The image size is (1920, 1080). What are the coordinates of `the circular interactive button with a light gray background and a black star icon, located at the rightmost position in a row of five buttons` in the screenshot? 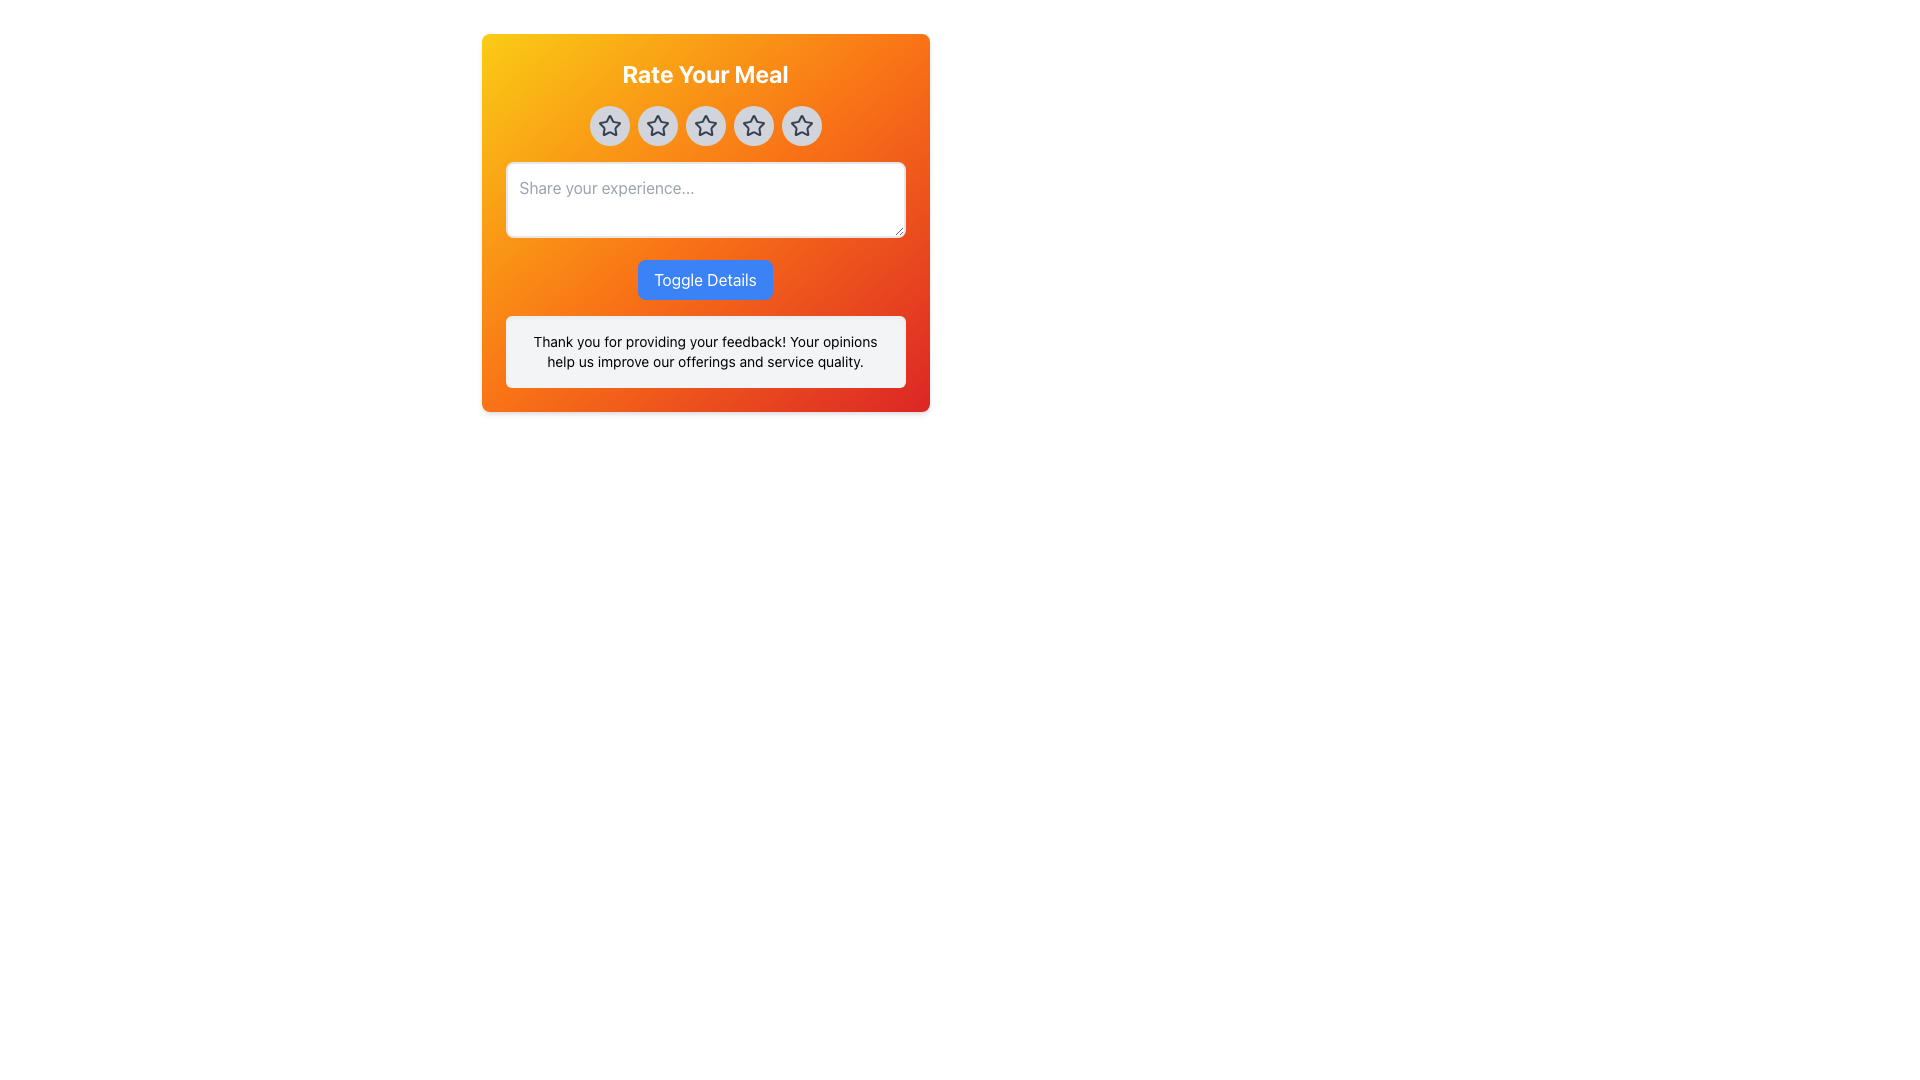 It's located at (801, 126).